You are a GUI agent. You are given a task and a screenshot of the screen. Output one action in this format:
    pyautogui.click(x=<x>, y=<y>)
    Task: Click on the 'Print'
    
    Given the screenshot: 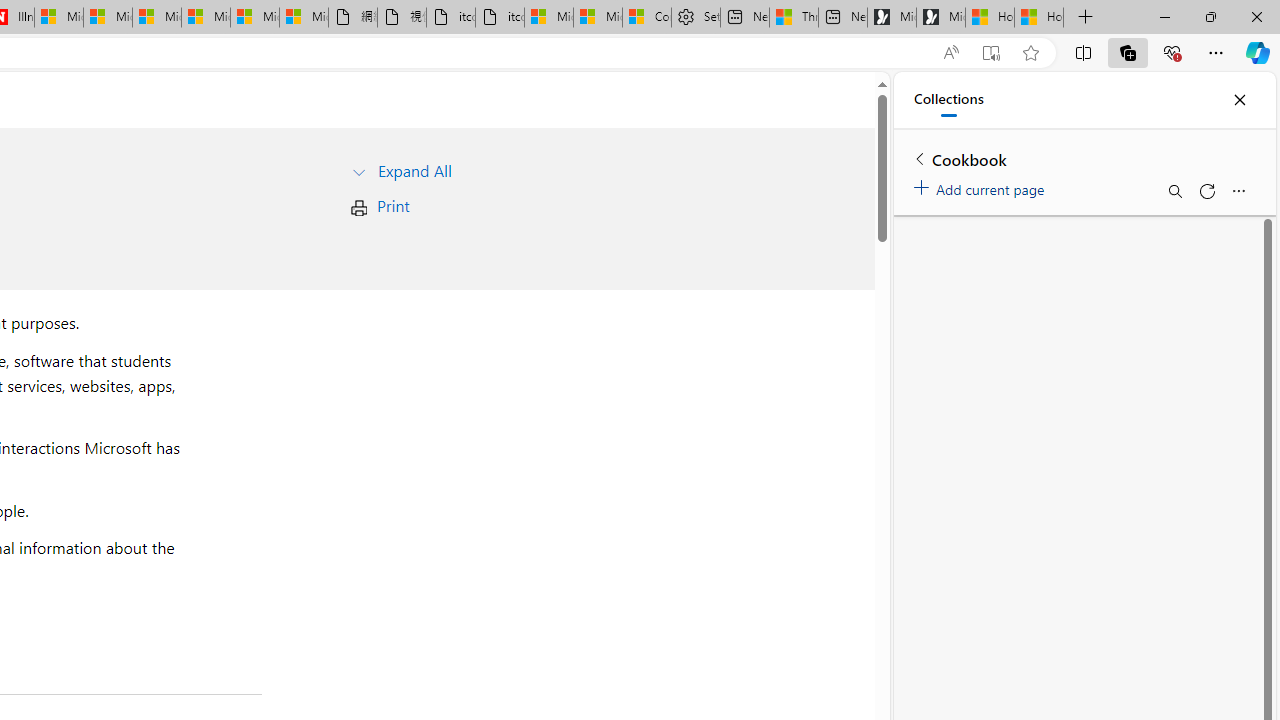 What is the action you would take?
    pyautogui.click(x=392, y=205)
    